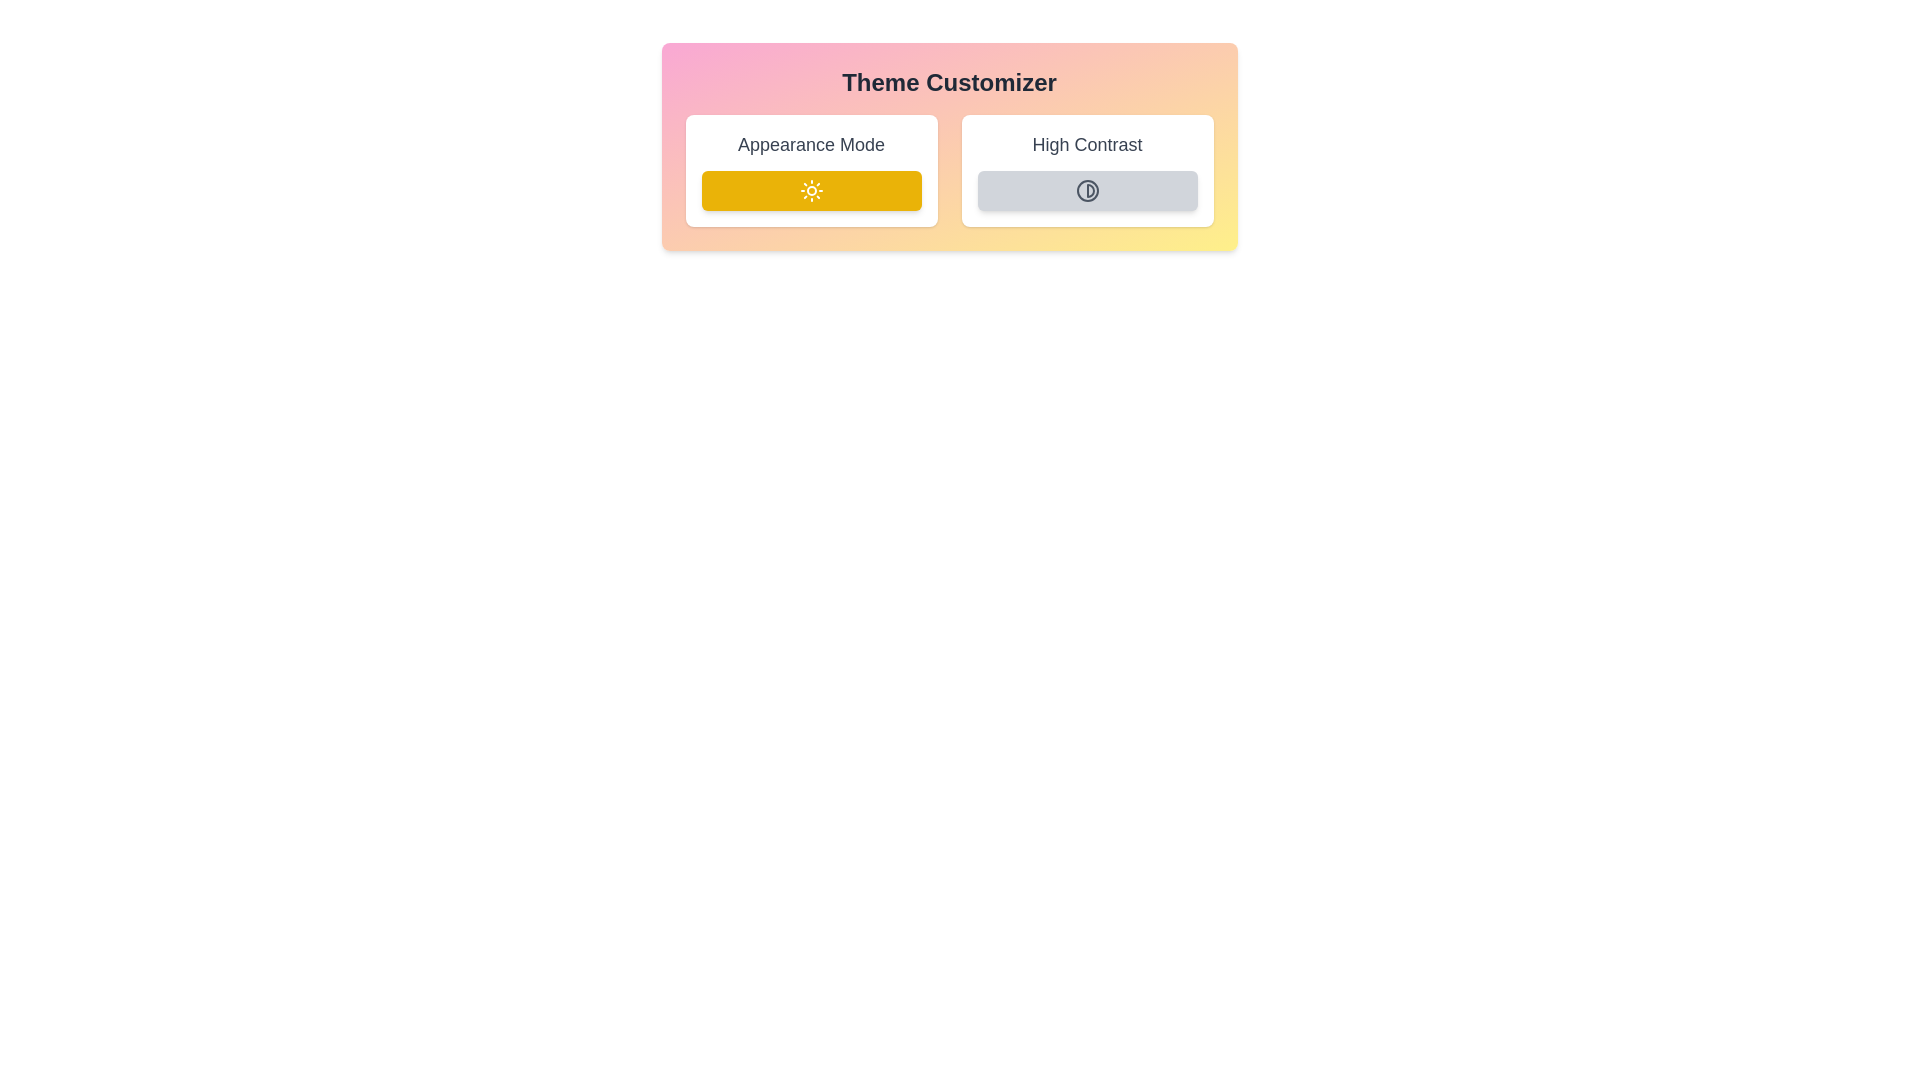 Image resolution: width=1920 pixels, height=1080 pixels. I want to click on the 'High Contrast' button to toggle its state, so click(1086, 191).